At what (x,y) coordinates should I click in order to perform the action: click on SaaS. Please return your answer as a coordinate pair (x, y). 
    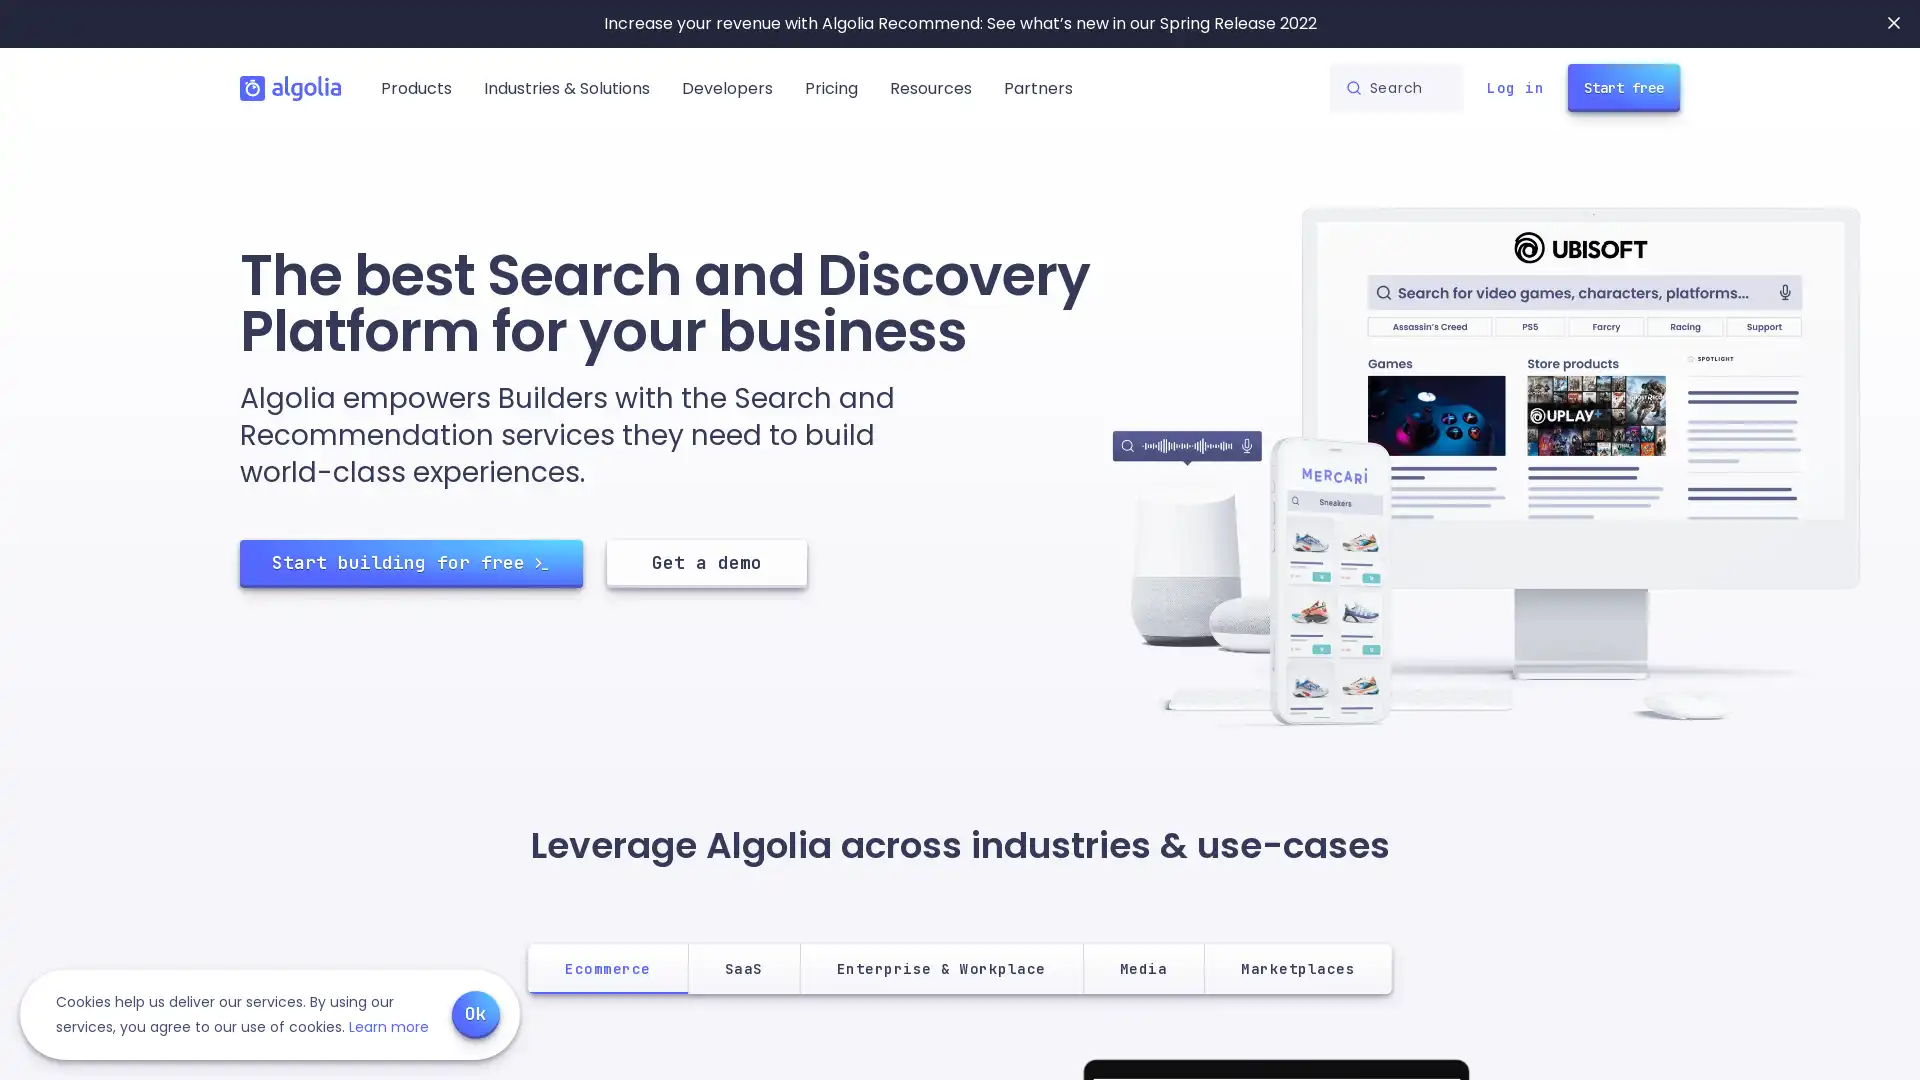
    Looking at the image, I should click on (742, 967).